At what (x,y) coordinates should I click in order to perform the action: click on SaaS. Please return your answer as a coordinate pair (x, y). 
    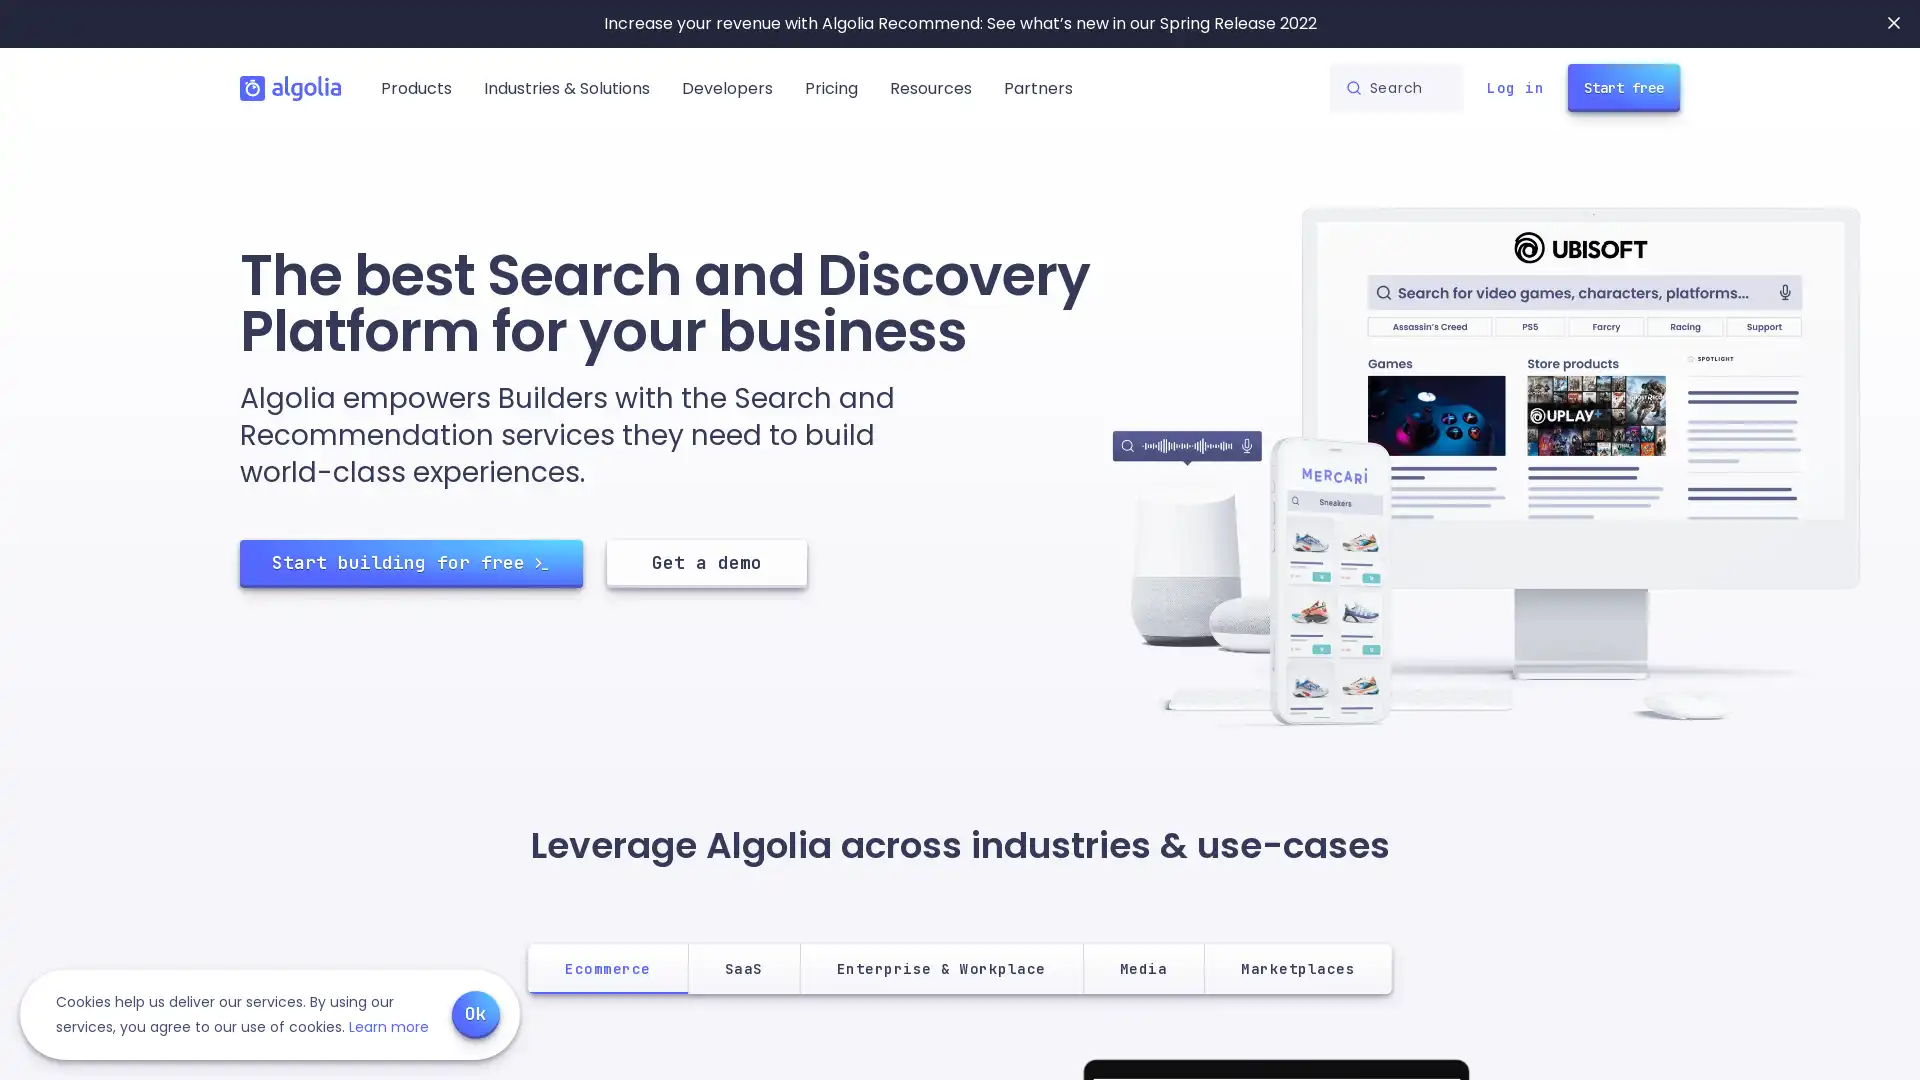
    Looking at the image, I should click on (742, 967).